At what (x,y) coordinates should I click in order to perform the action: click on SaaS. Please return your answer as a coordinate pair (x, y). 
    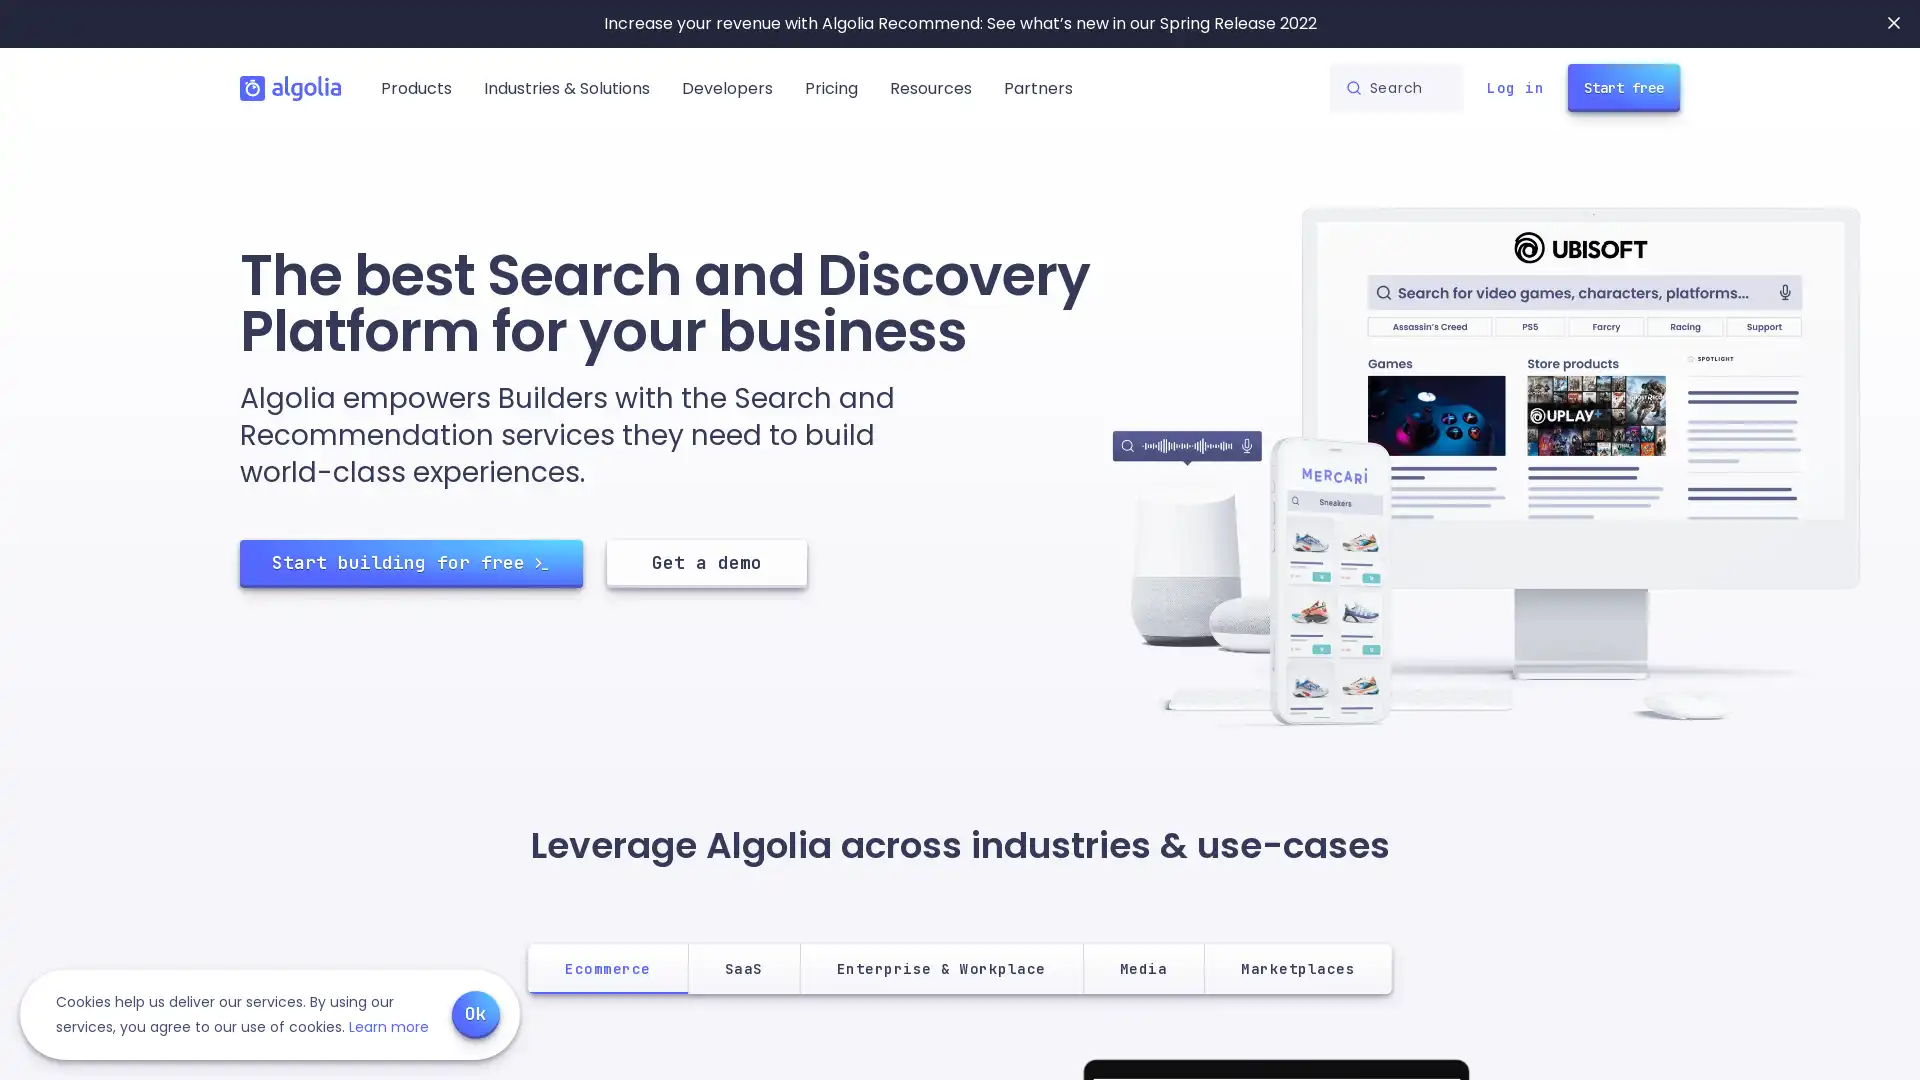
    Looking at the image, I should click on (742, 967).